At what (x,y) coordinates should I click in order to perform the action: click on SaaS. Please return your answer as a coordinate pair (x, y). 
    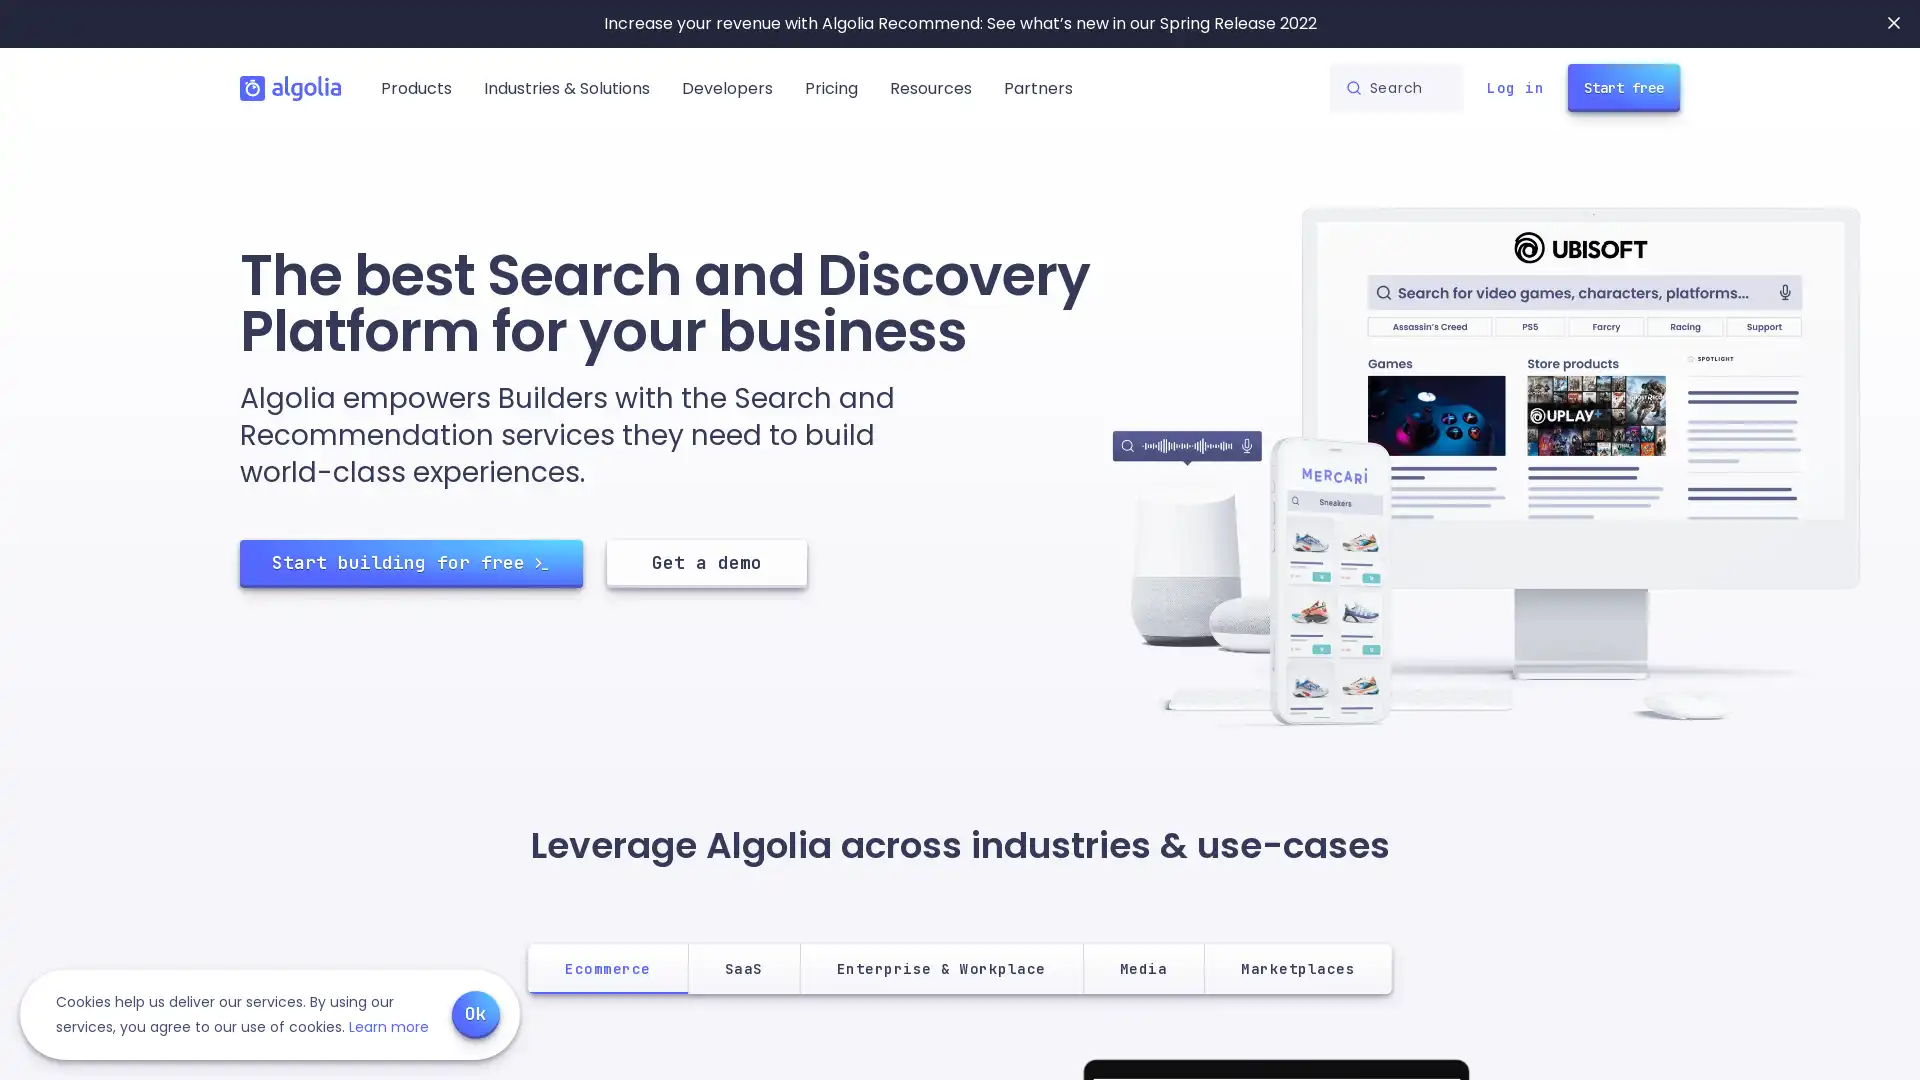
    Looking at the image, I should click on (742, 967).